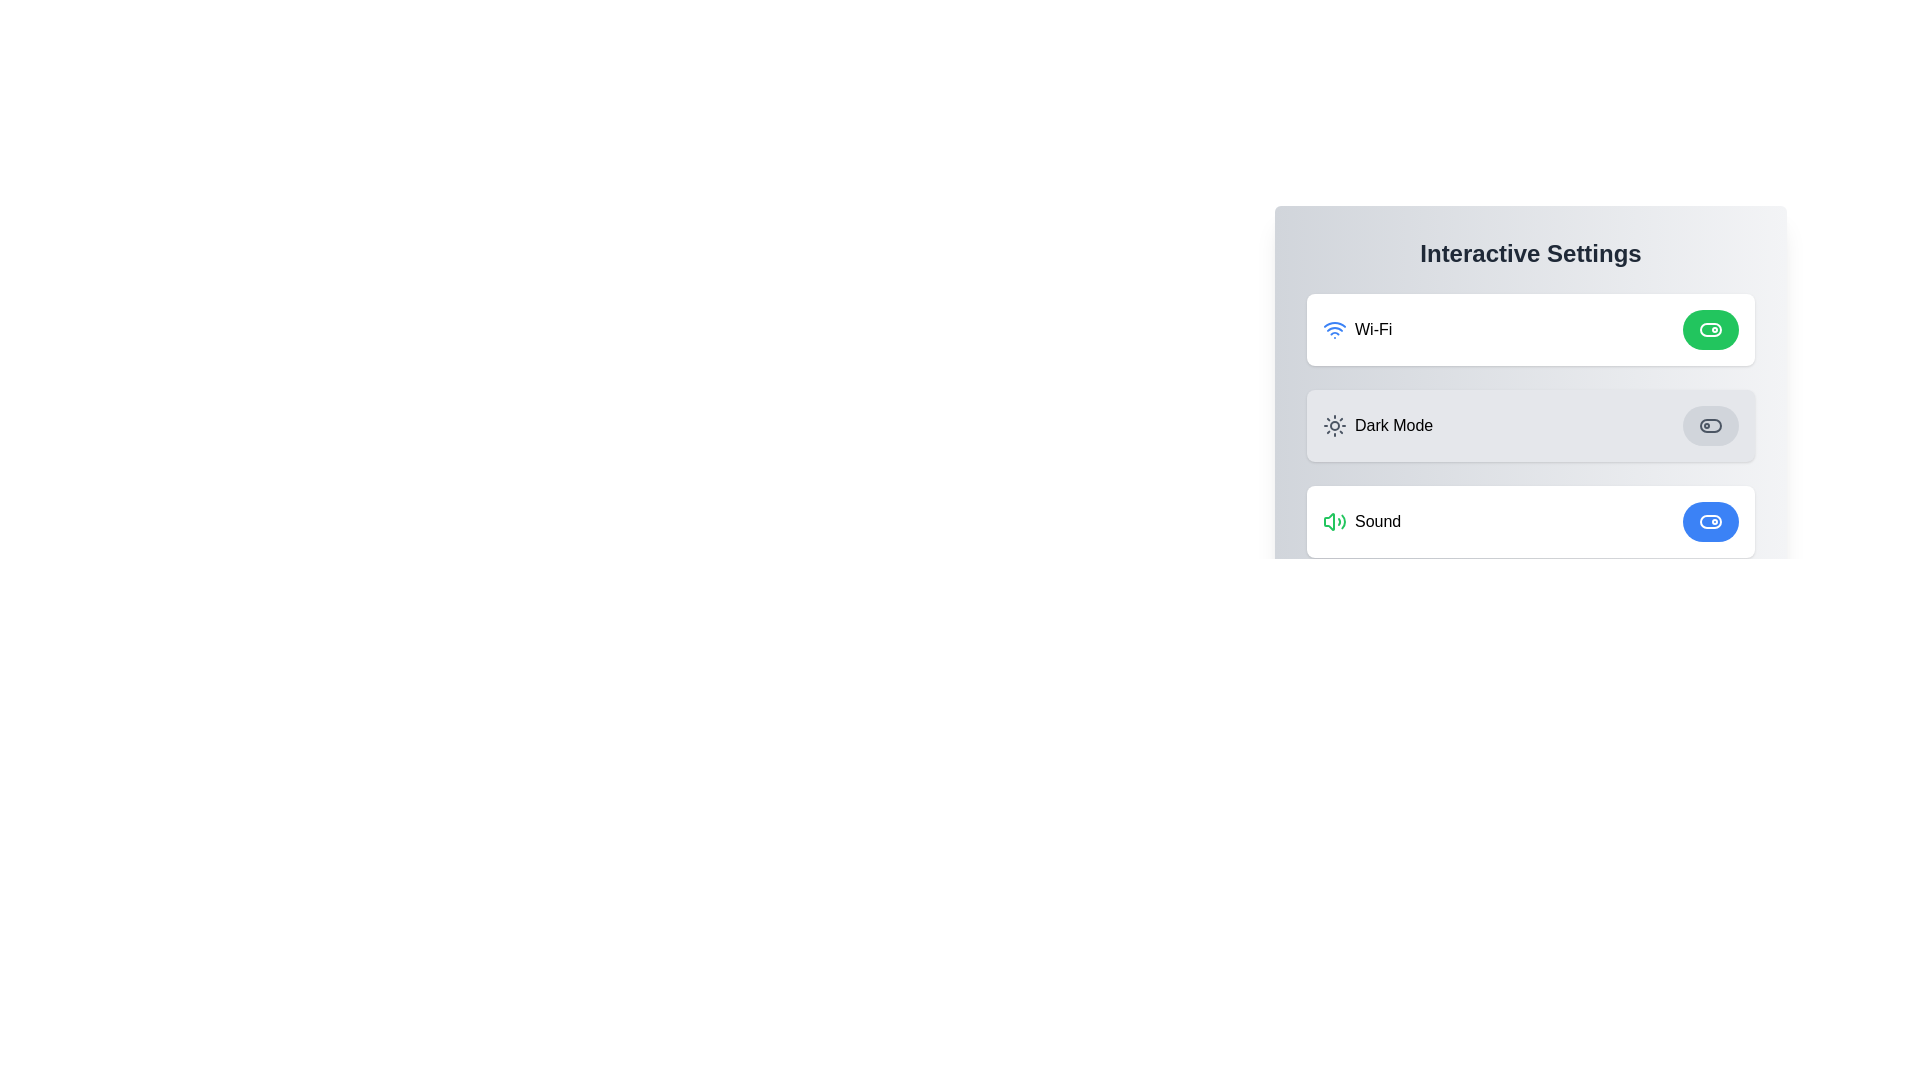 The height and width of the screenshot is (1080, 1920). I want to click on the interactive toggle option for dark mode setting, which is the second item in the 'Interactive Settings' card, so click(1530, 424).